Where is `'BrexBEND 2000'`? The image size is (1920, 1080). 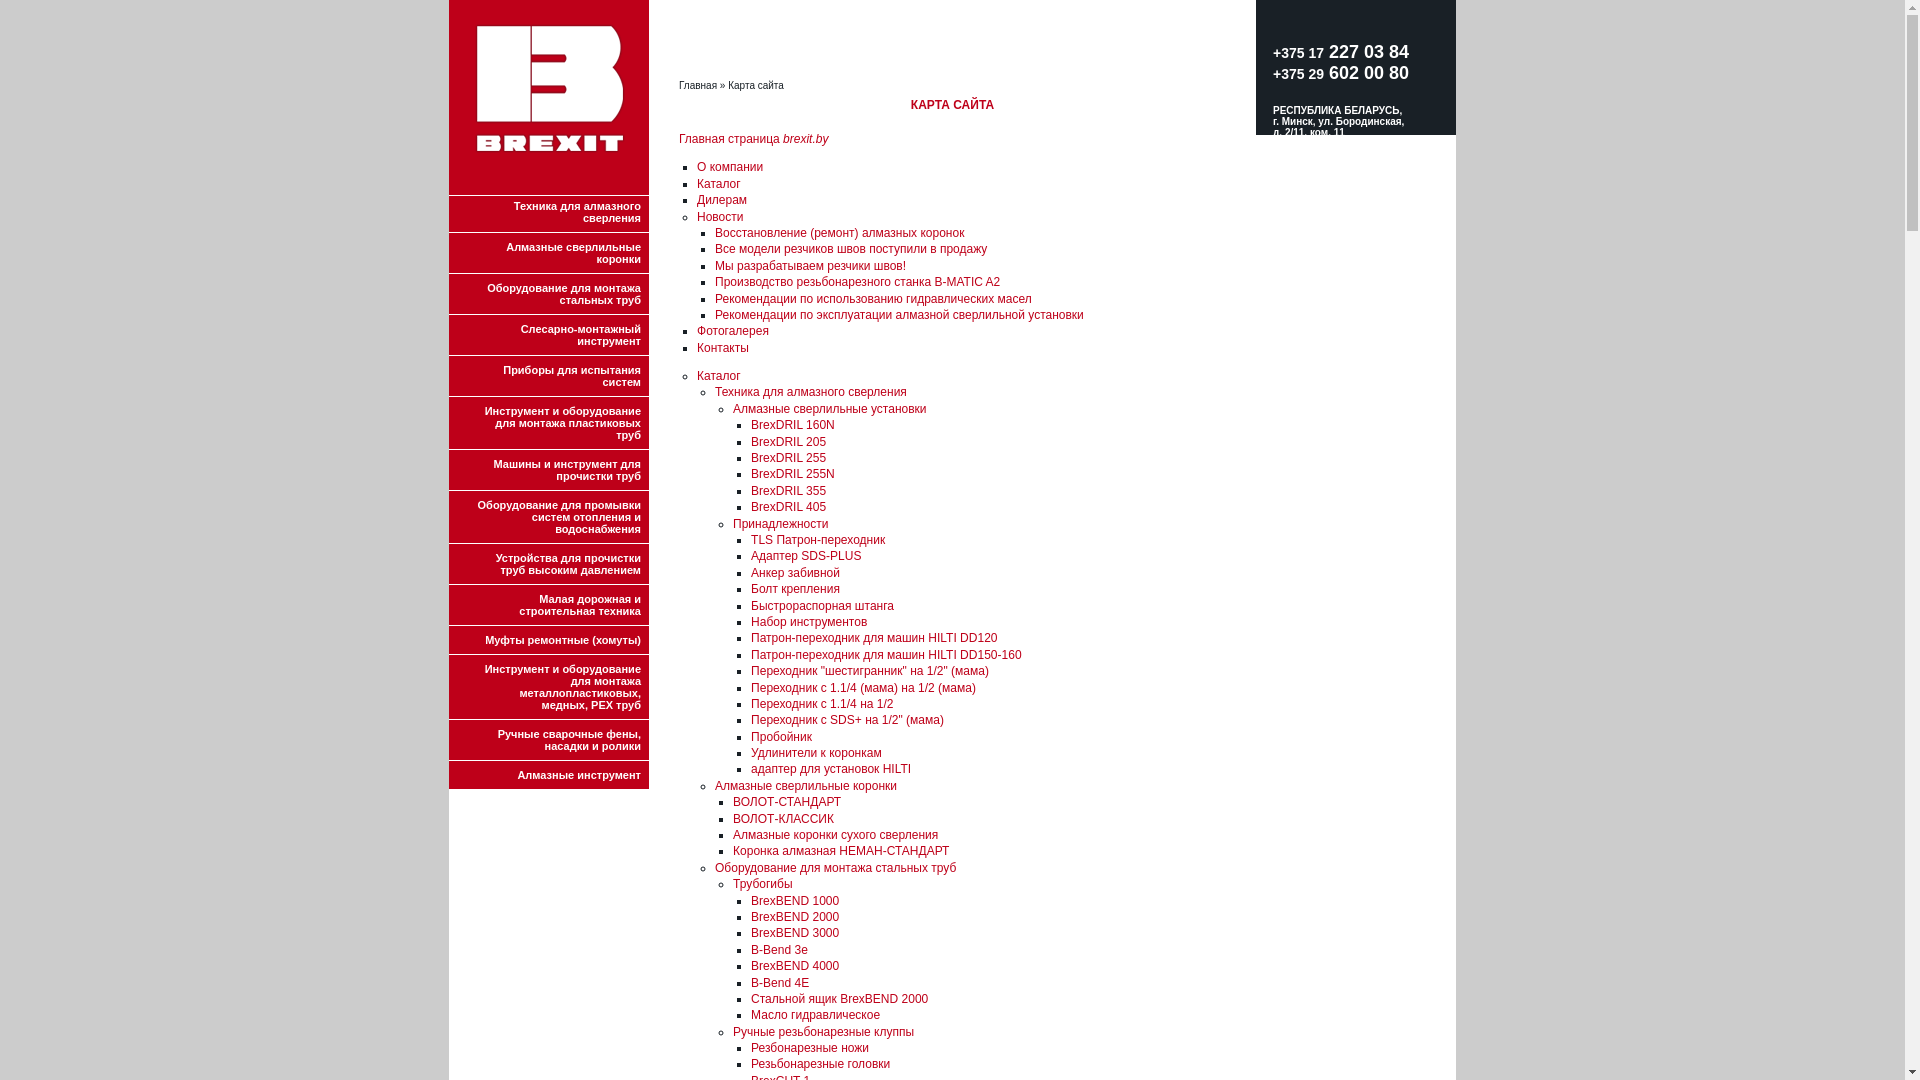
'BrexBEND 2000' is located at coordinates (794, 917).